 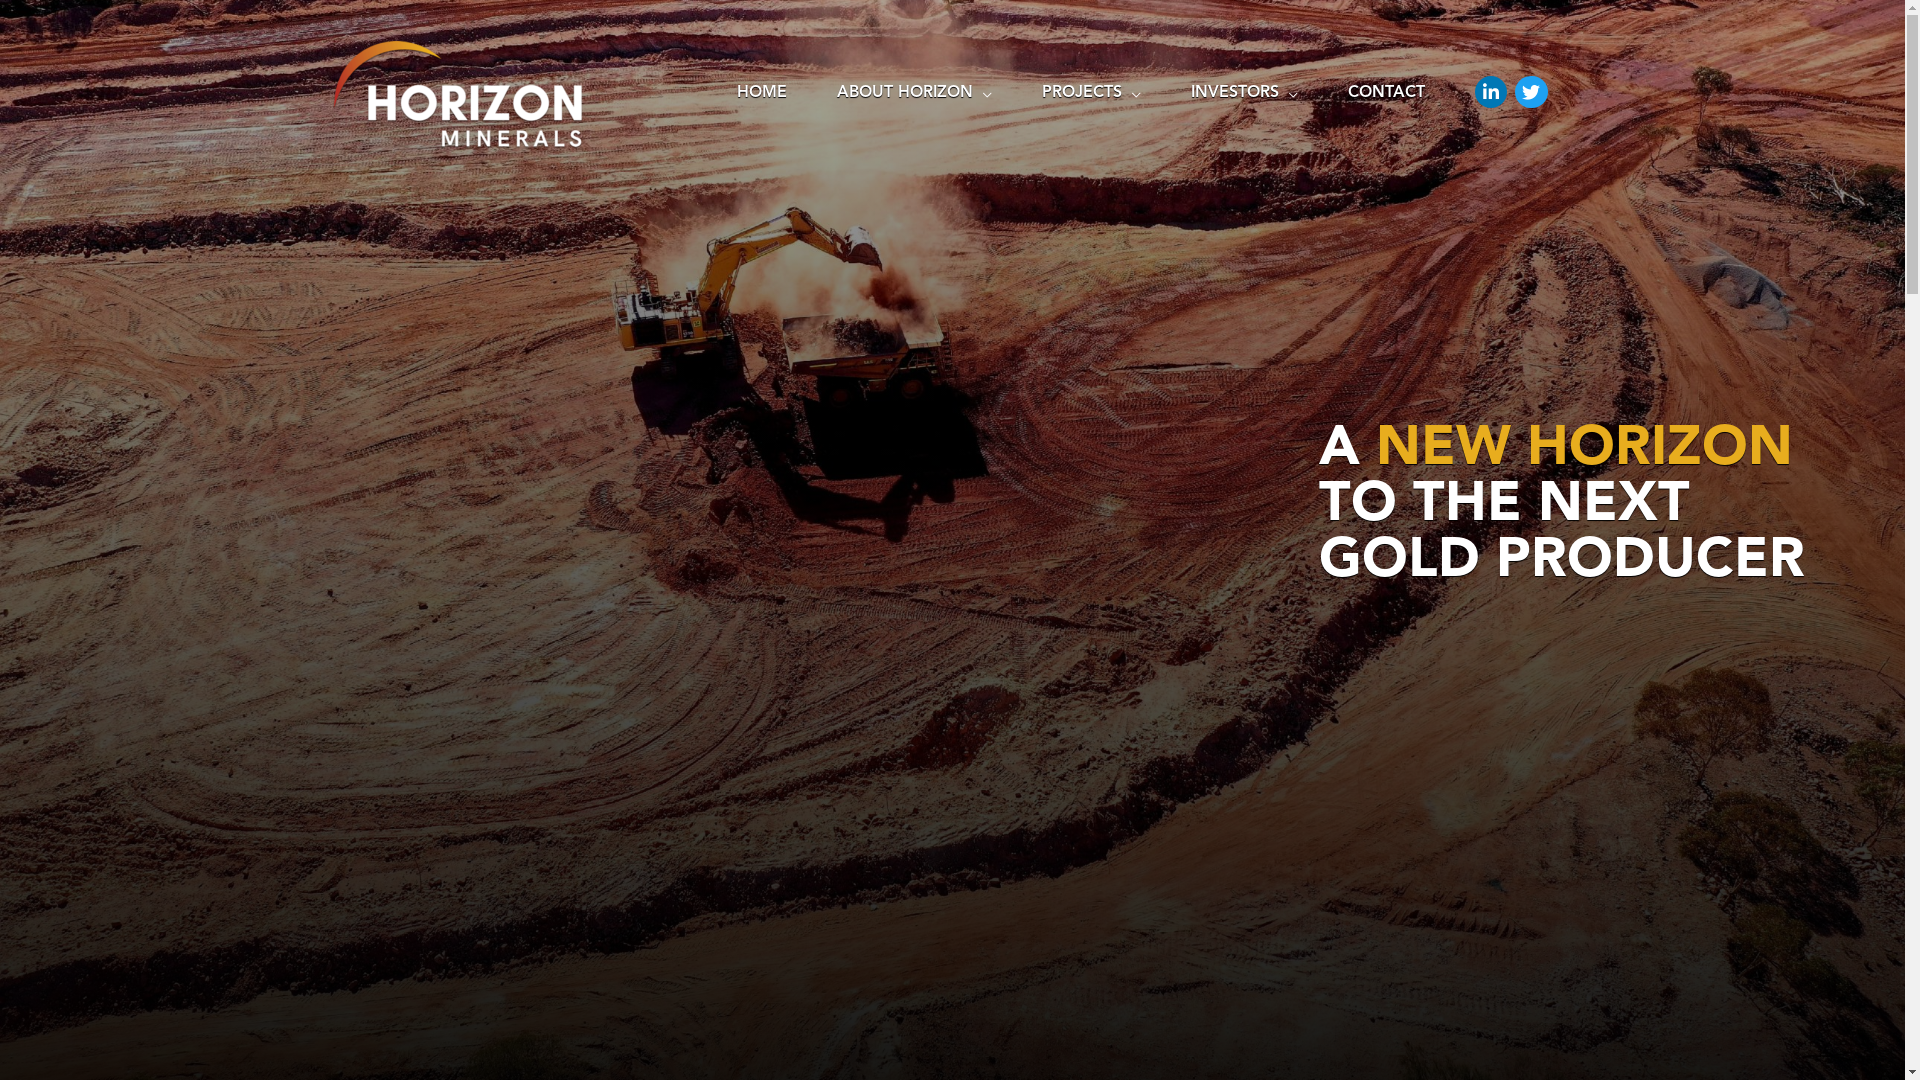 I want to click on 'CONTACT', so click(x=1385, y=95).